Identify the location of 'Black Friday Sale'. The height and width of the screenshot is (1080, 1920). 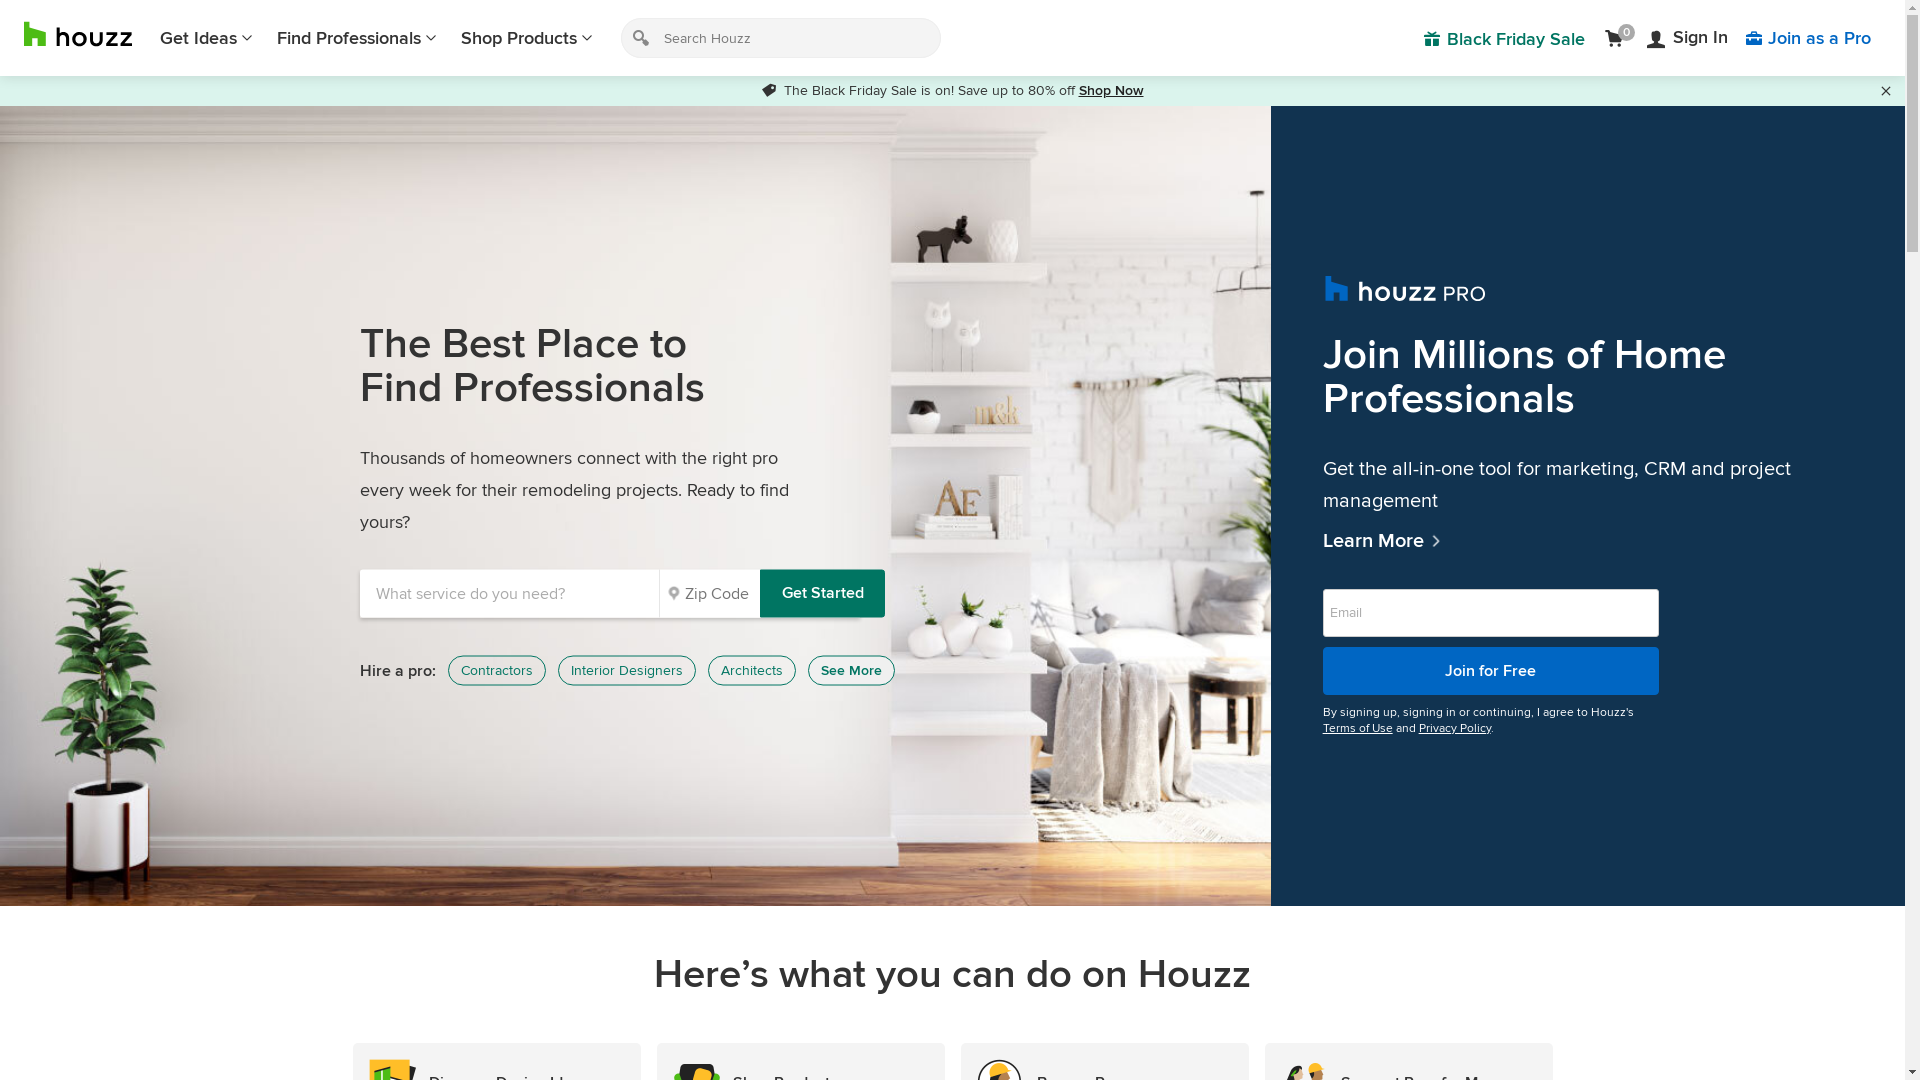
(1503, 38).